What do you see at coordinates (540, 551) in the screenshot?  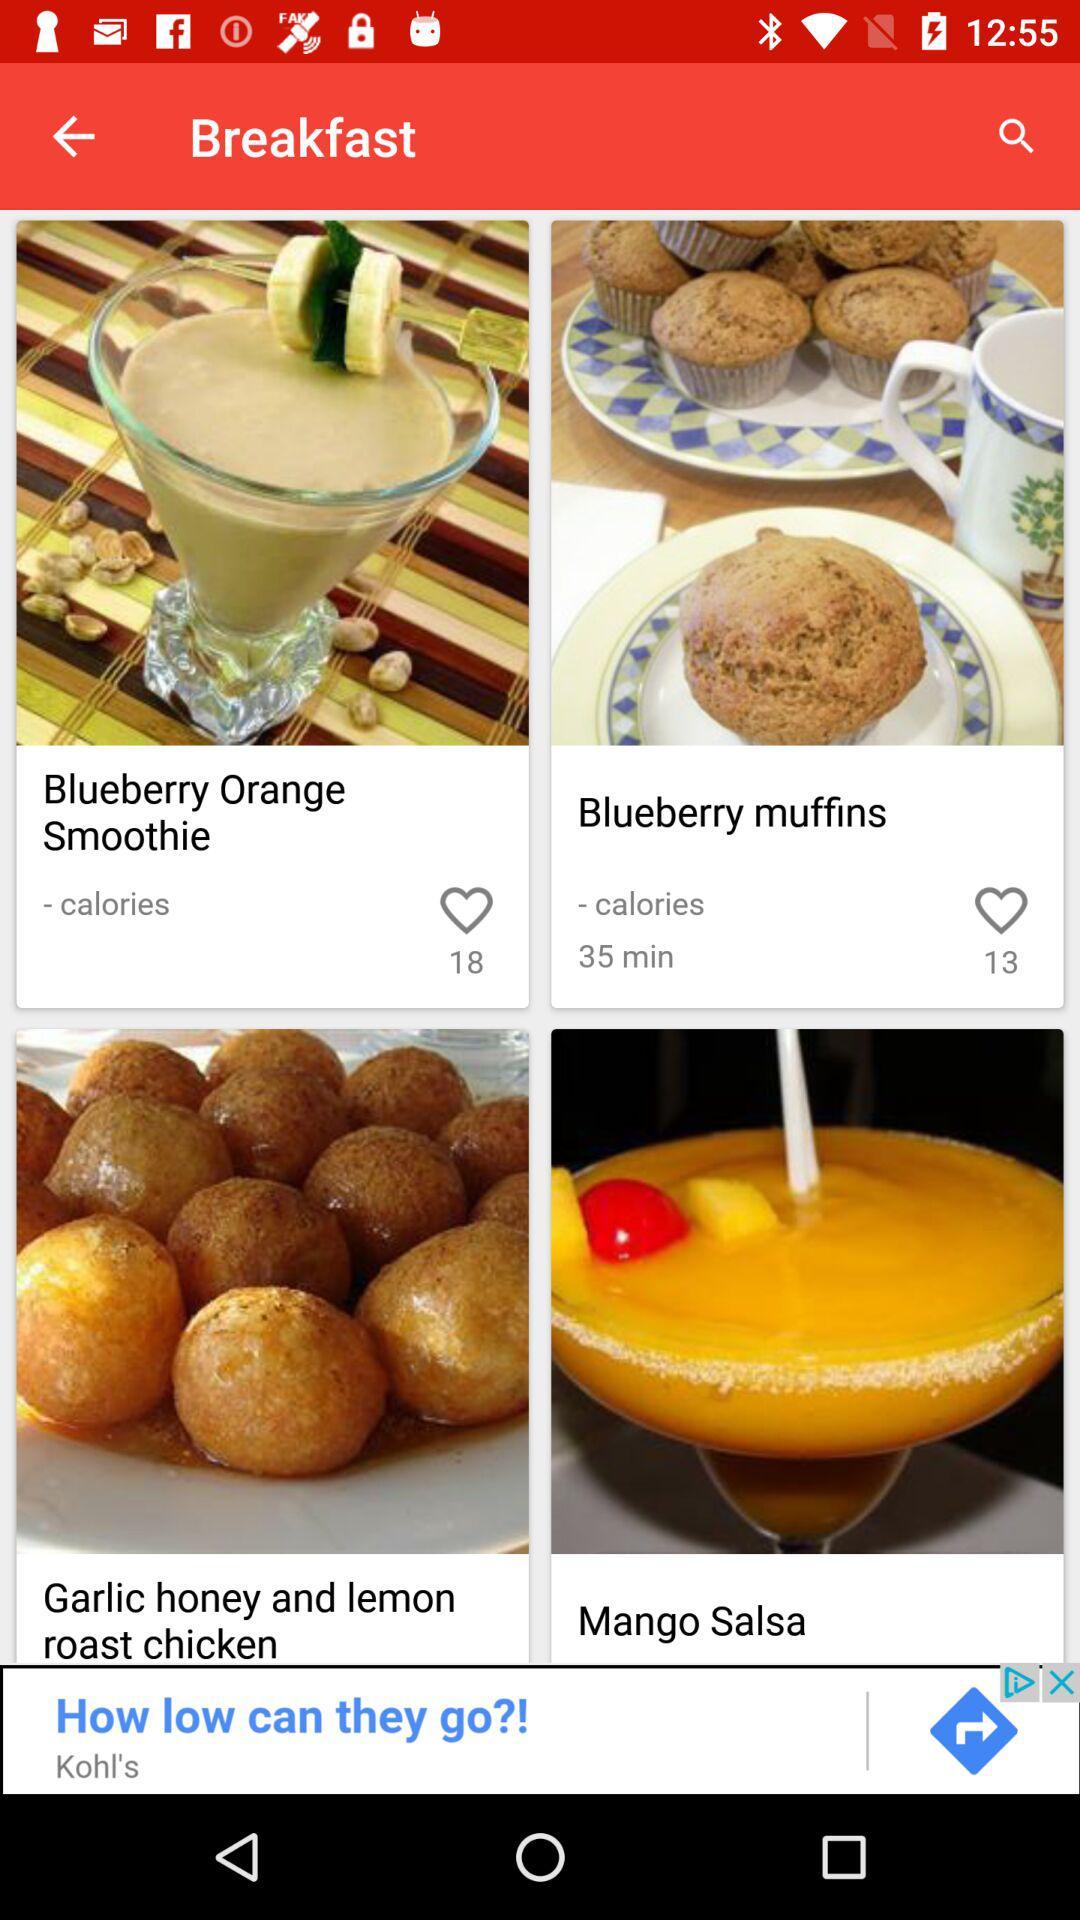 I see `shows recipes with blueberries` at bounding box center [540, 551].